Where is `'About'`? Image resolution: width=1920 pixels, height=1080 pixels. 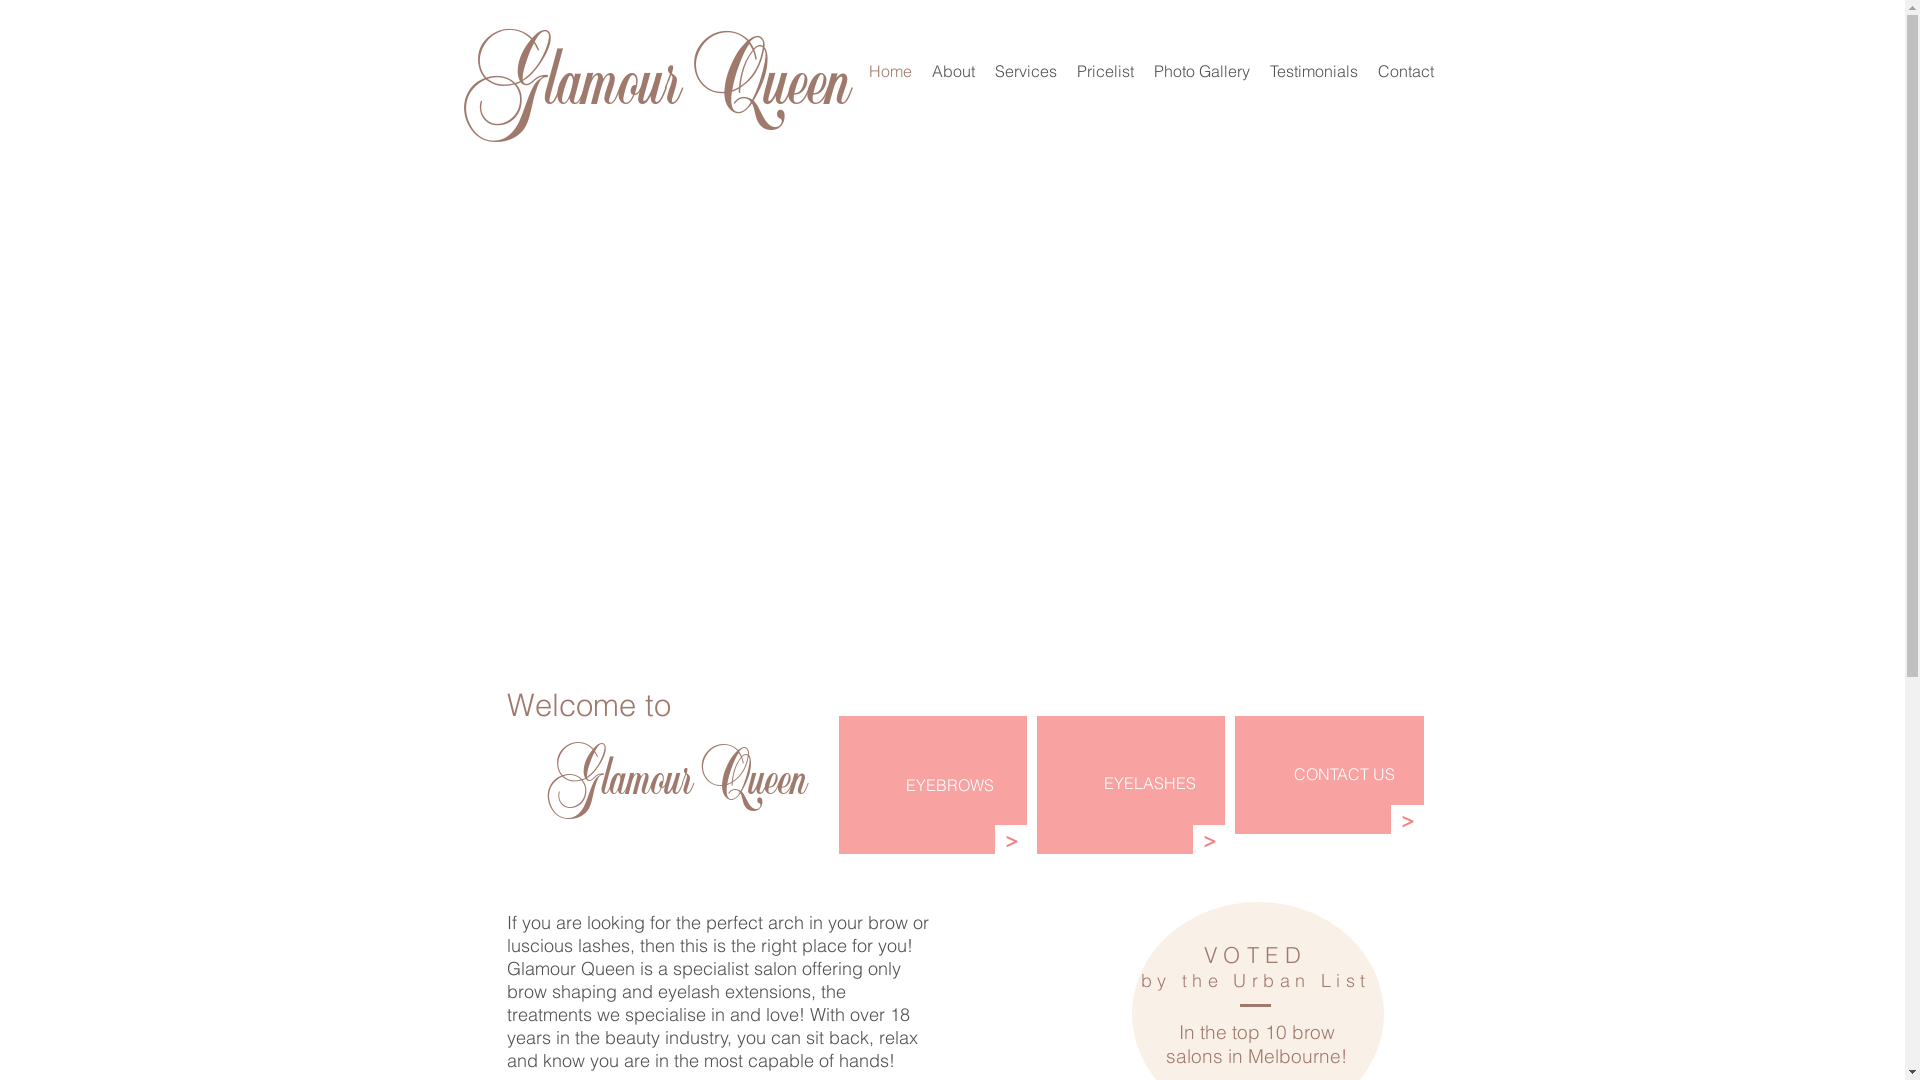
'About' is located at coordinates (952, 69).